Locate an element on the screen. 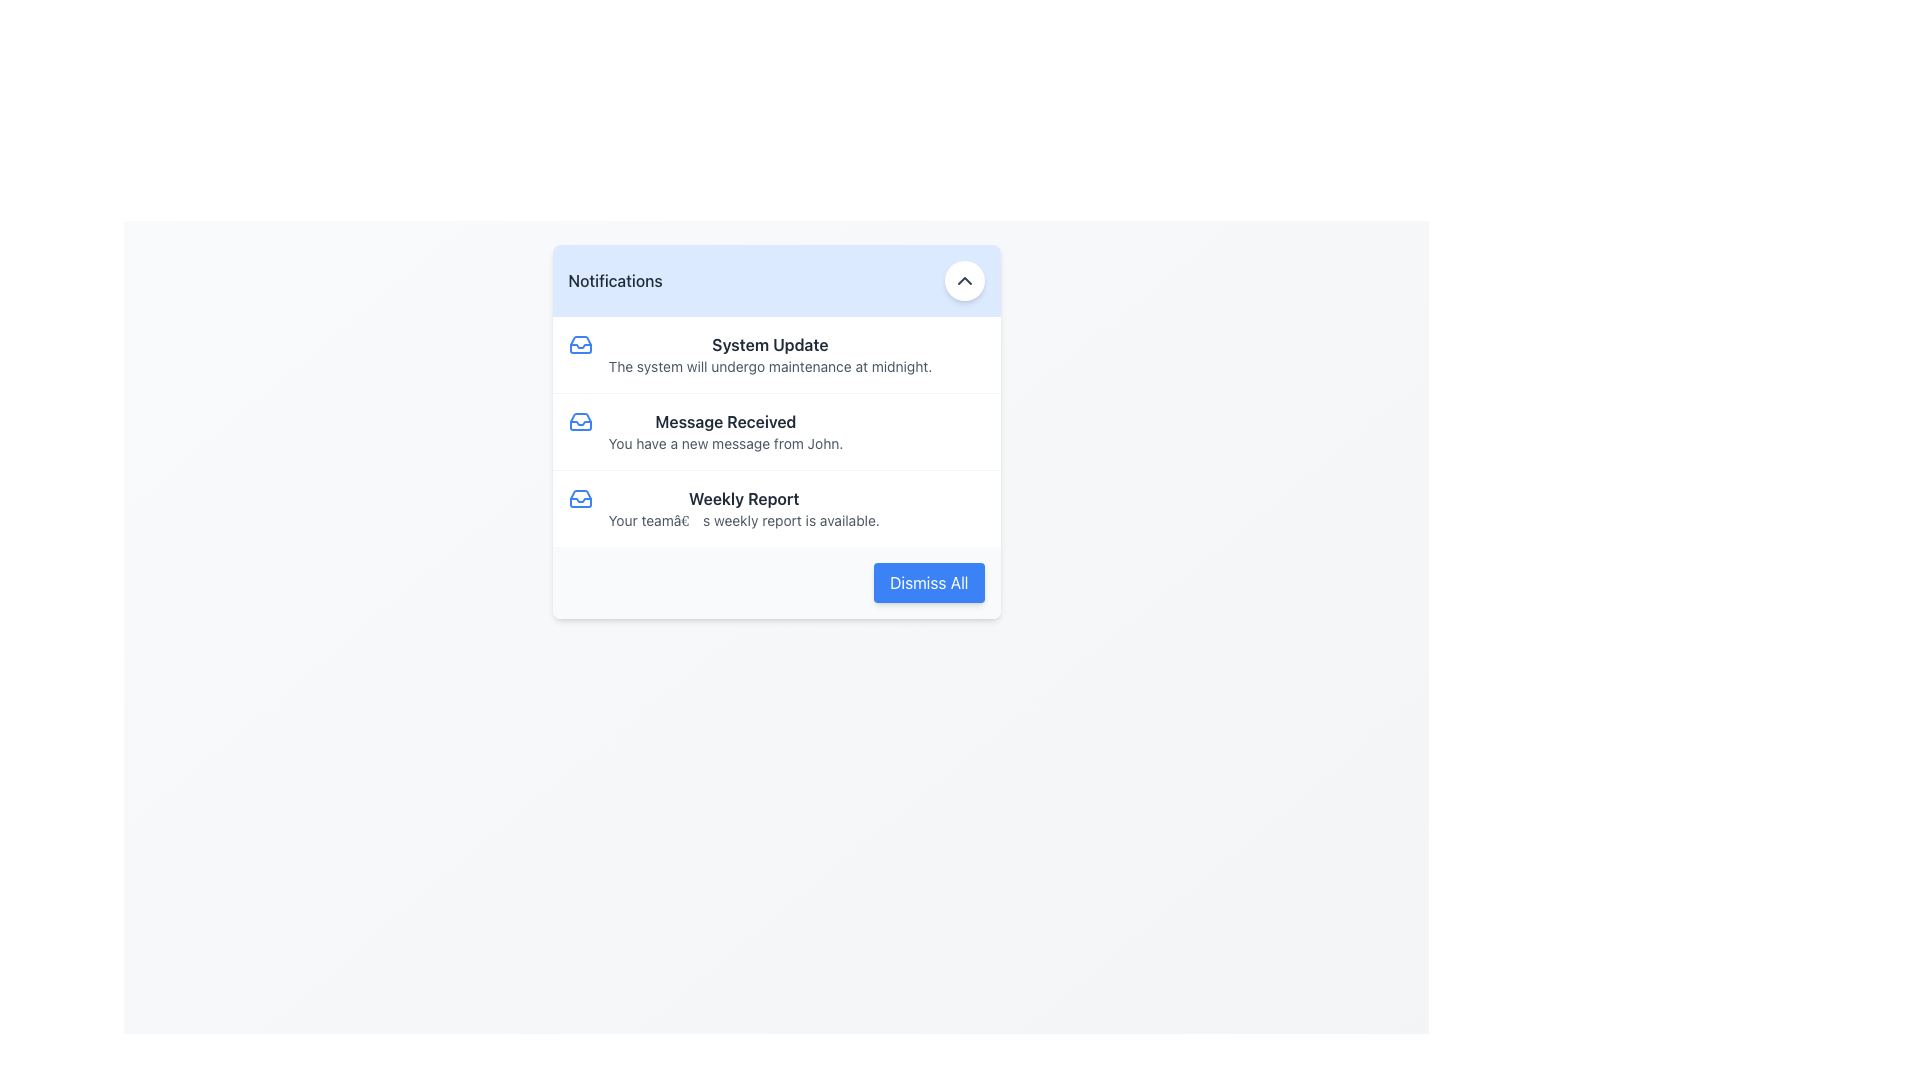 This screenshot has width=1920, height=1080. the blue inbox icon located at the upper left corner of the 'System Update' notification to read the related message is located at coordinates (579, 343).